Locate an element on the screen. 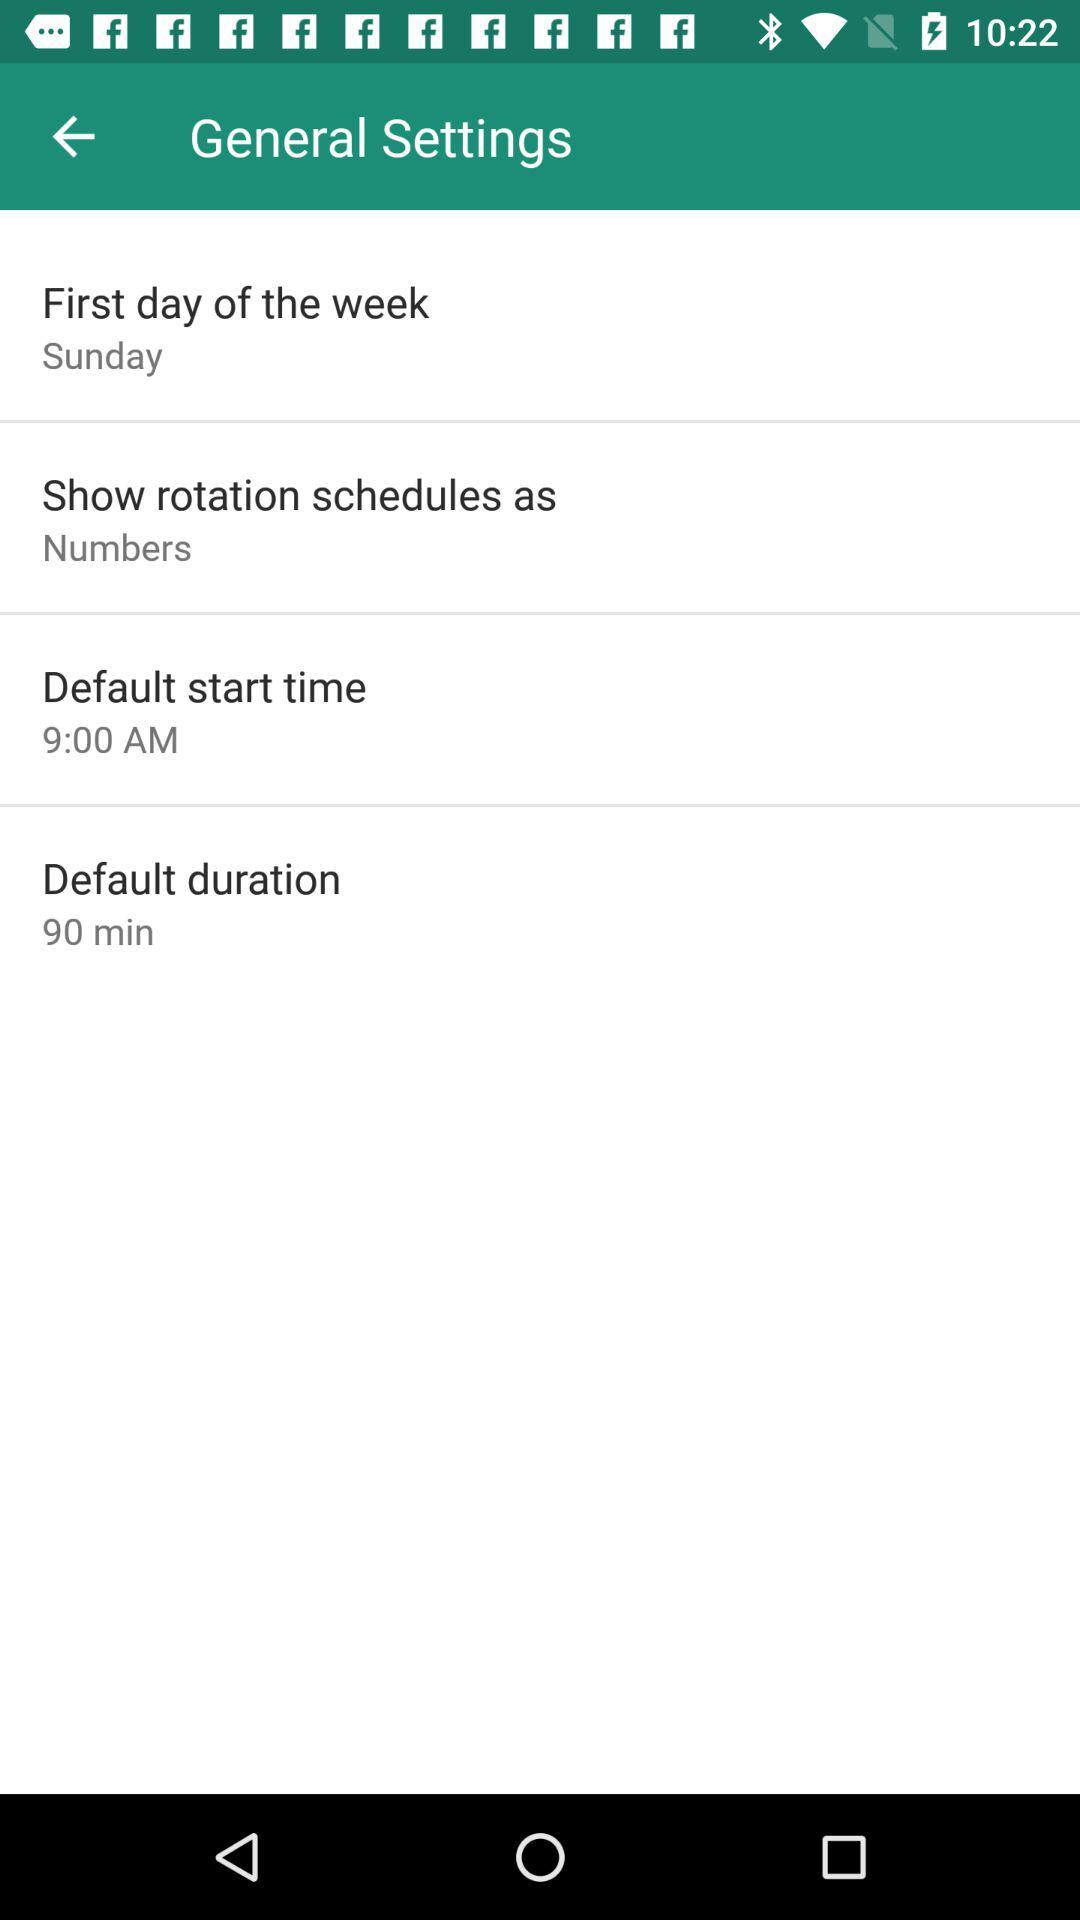 Image resolution: width=1080 pixels, height=1920 pixels. icon at the top left corner is located at coordinates (72, 135).